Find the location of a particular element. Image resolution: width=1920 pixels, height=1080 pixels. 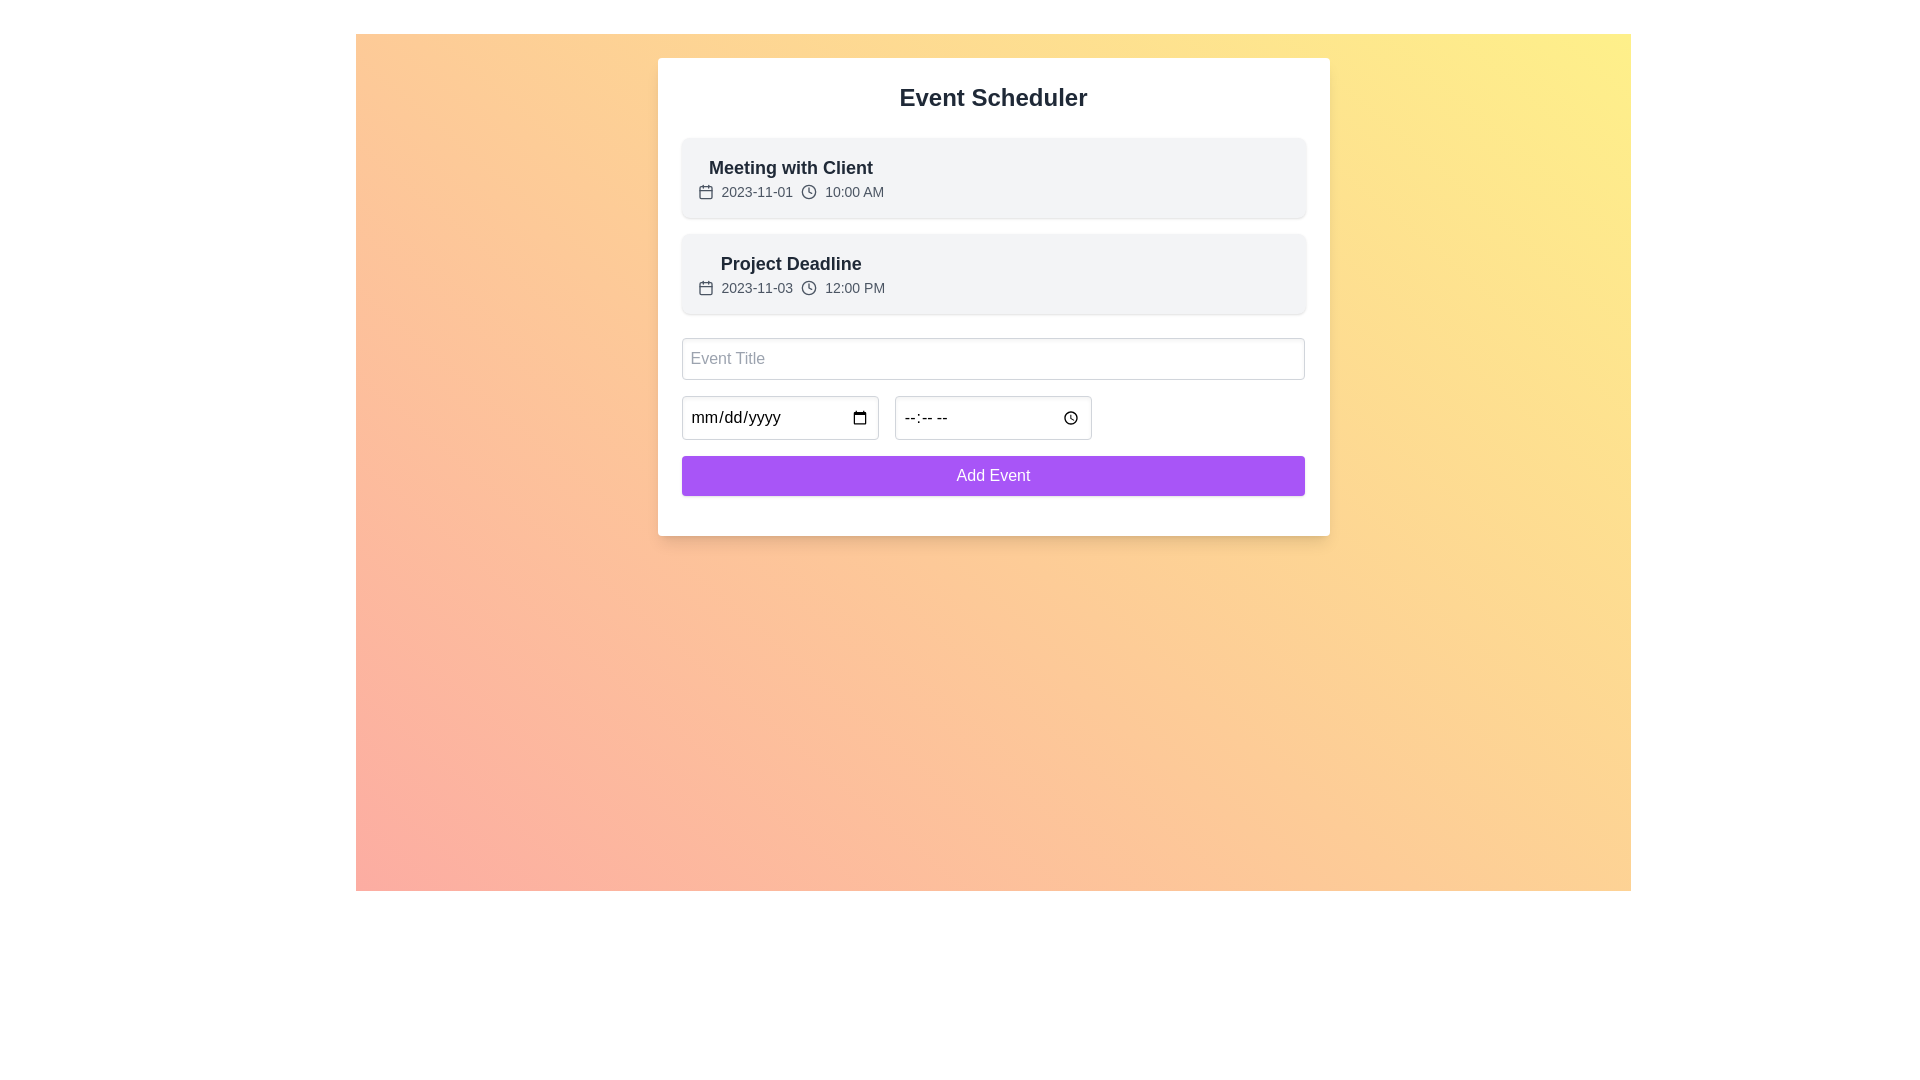

the icon representing the time associated with the event, located in the second row to the immediate left of the time text '12:00 PM' is located at coordinates (809, 288).